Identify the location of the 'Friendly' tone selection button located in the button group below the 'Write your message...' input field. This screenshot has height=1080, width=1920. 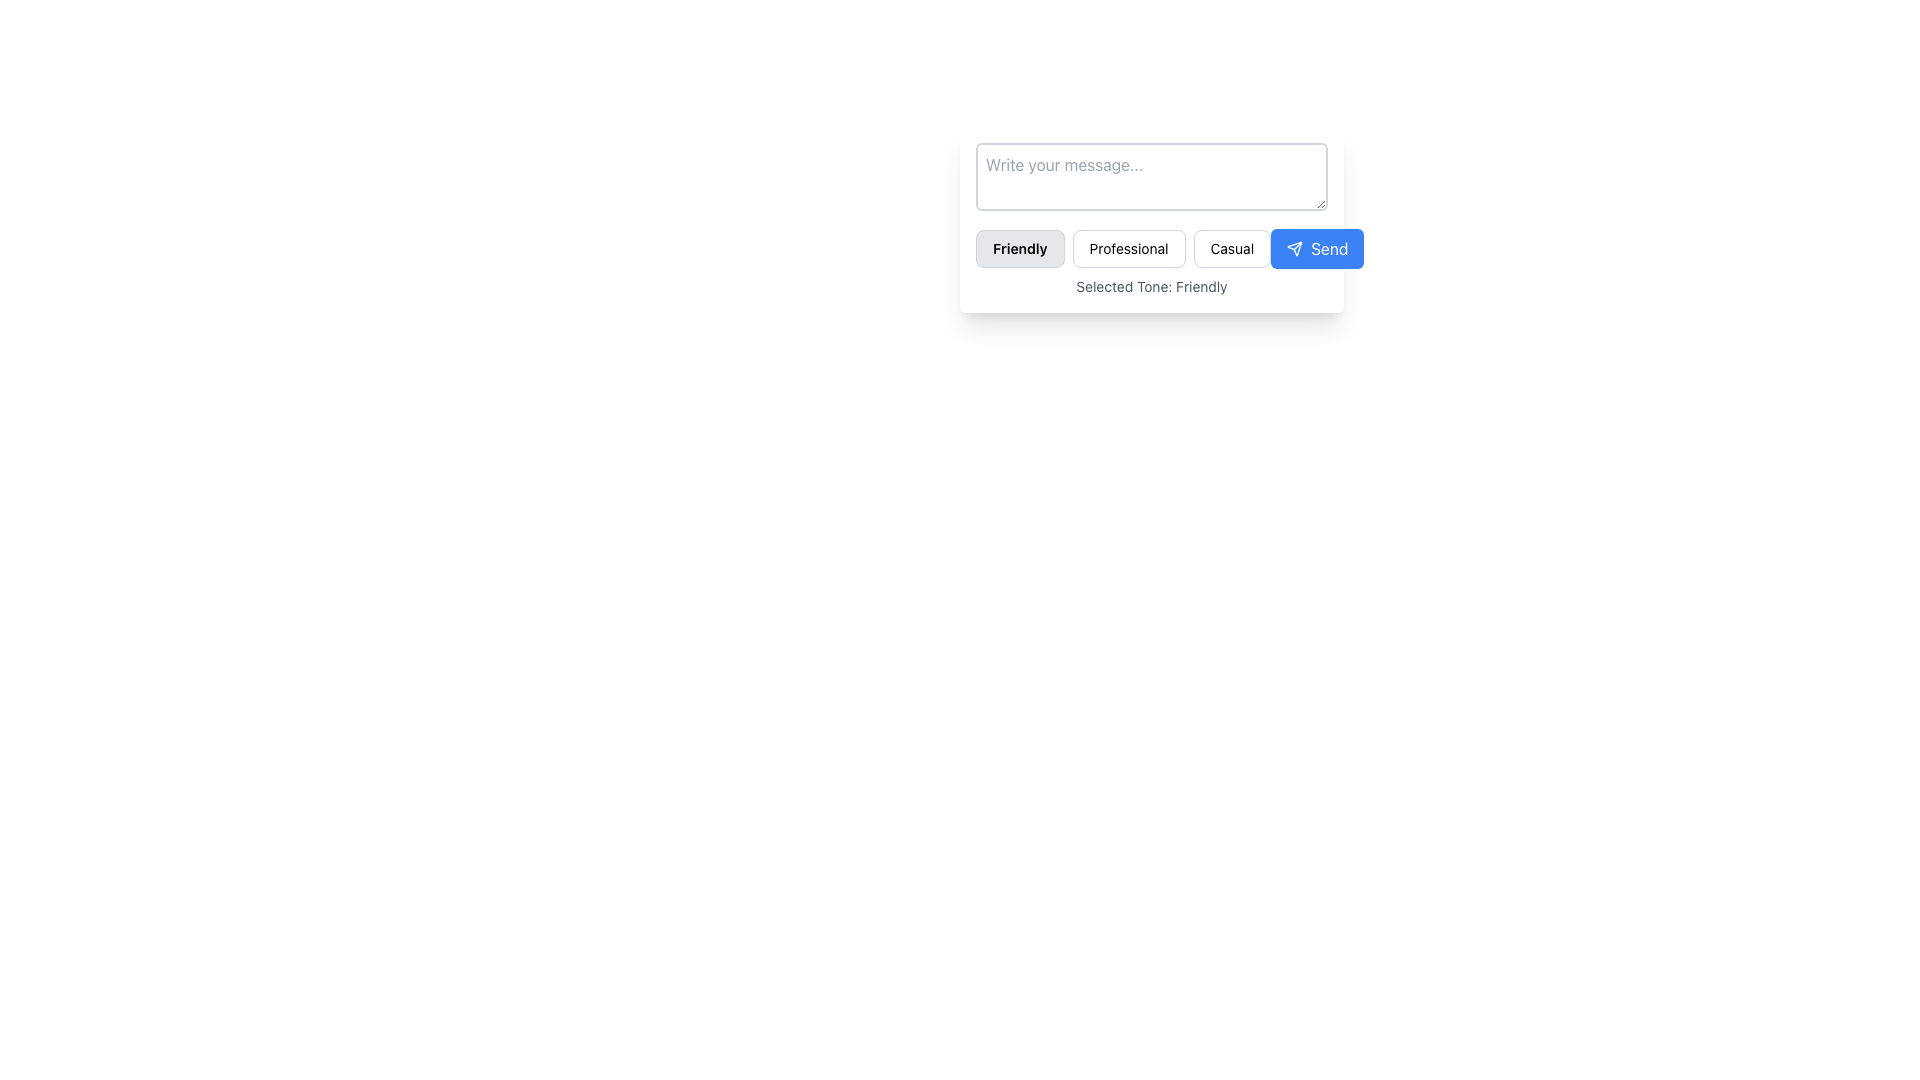
(1019, 248).